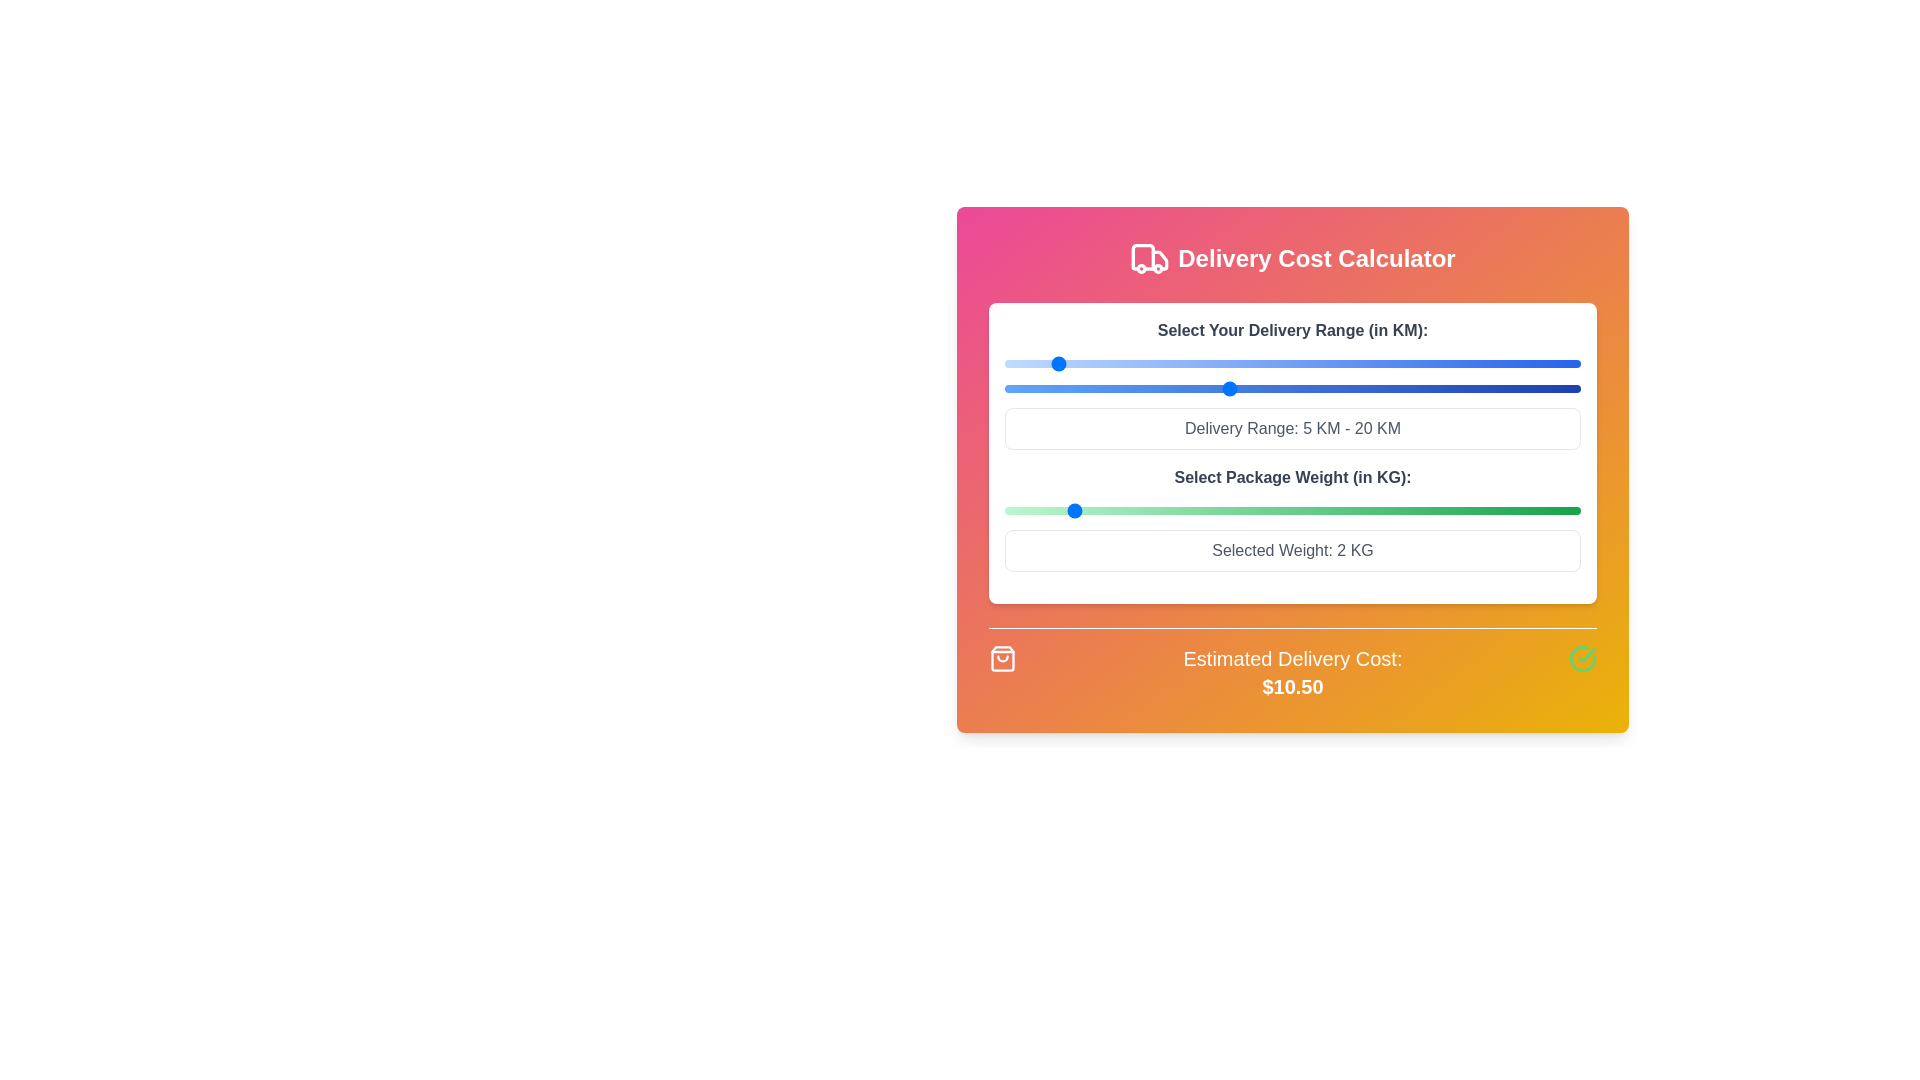  What do you see at coordinates (1324, 509) in the screenshot?
I see `the package weight` at bounding box center [1324, 509].